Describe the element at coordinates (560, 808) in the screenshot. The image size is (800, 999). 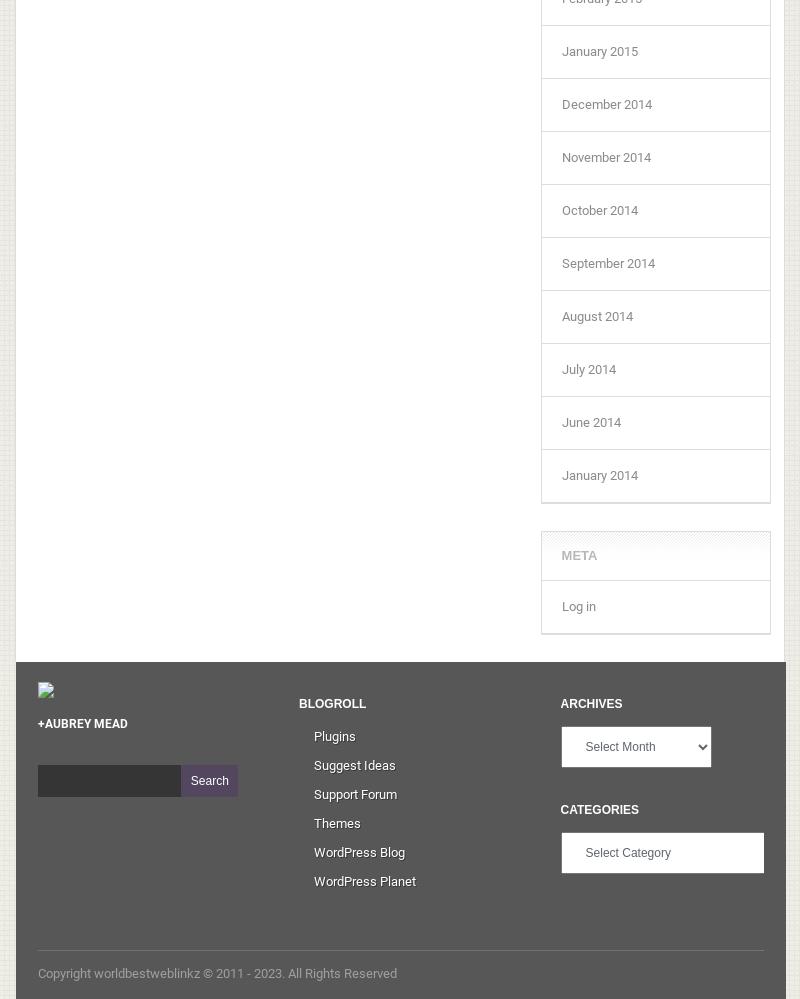
I see `'Categories'` at that location.